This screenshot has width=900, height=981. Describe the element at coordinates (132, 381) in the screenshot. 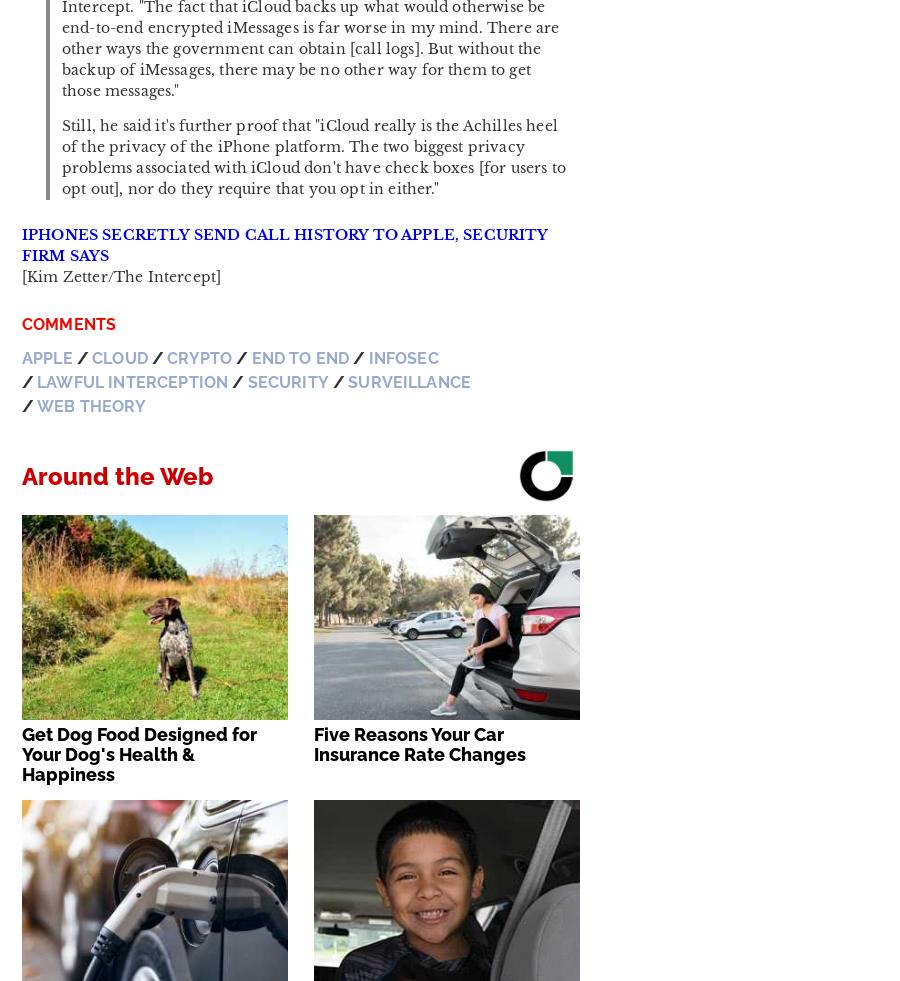

I see `'lawful interception'` at that location.